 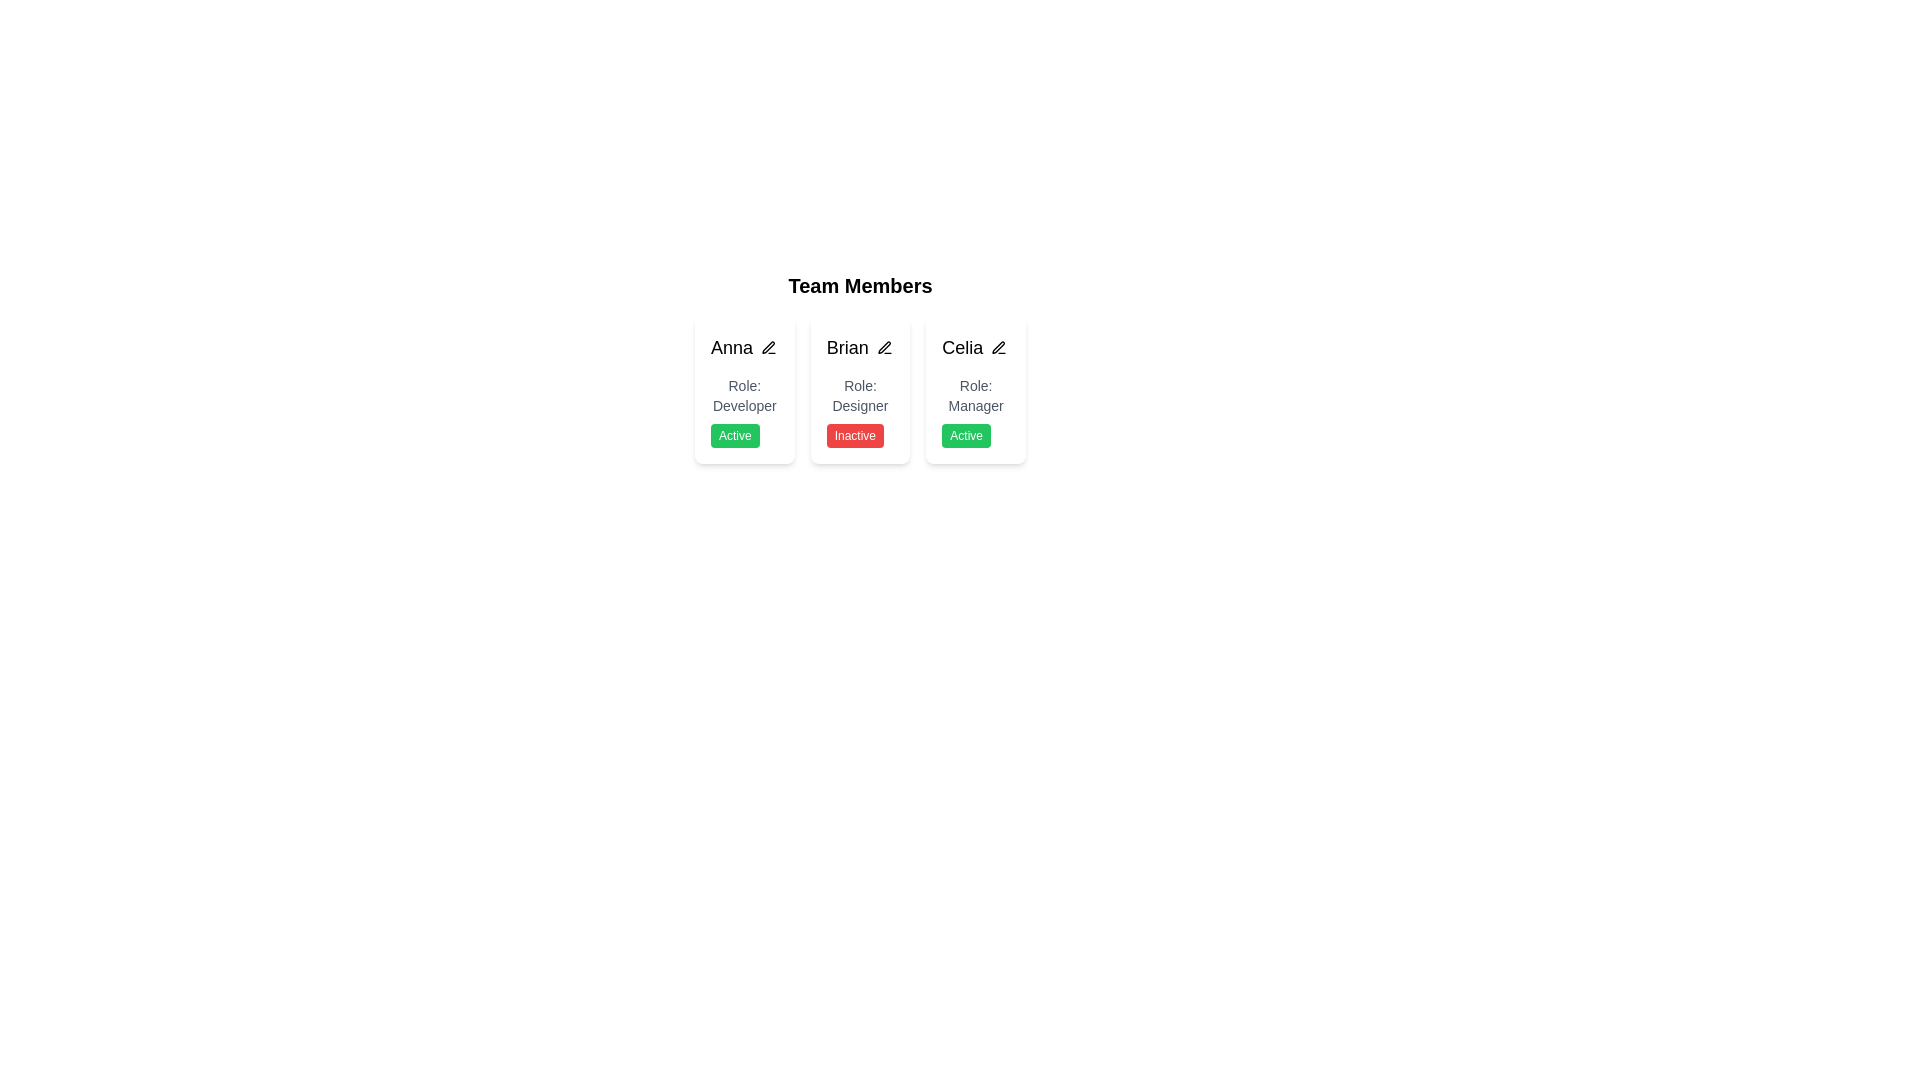 What do you see at coordinates (731, 346) in the screenshot?
I see `the text label displaying the name 'Anna' in the 'Team Members' section, located at the top-left corner of the first card` at bounding box center [731, 346].